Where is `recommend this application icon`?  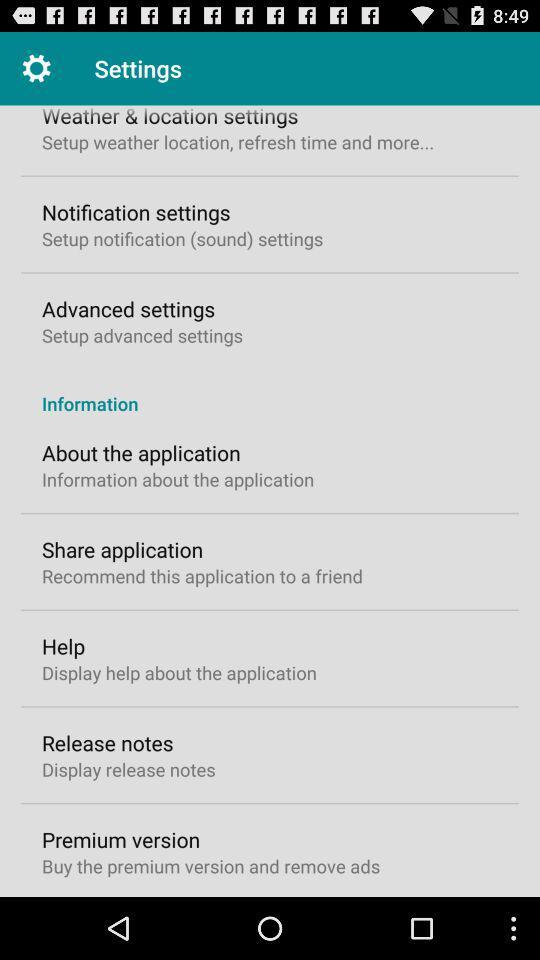
recommend this application icon is located at coordinates (202, 576).